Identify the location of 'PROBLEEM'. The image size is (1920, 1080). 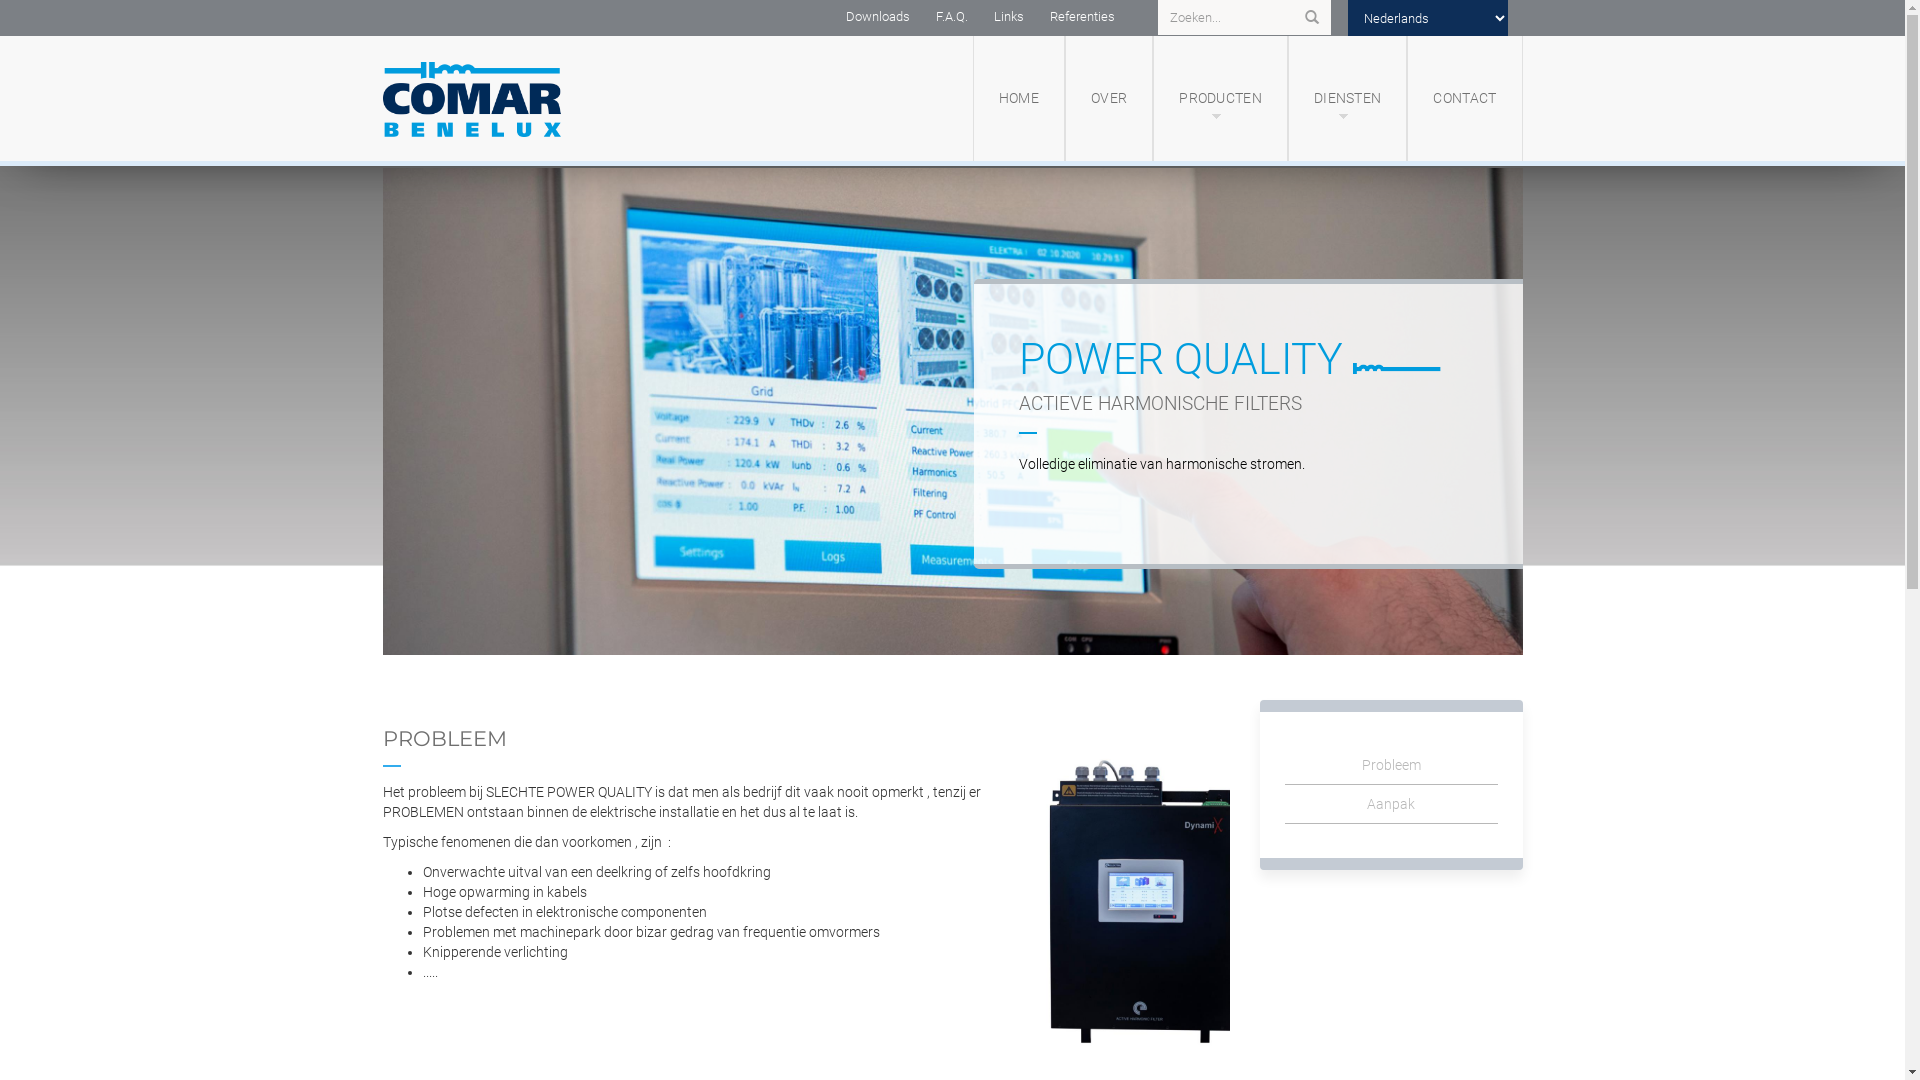
(443, 738).